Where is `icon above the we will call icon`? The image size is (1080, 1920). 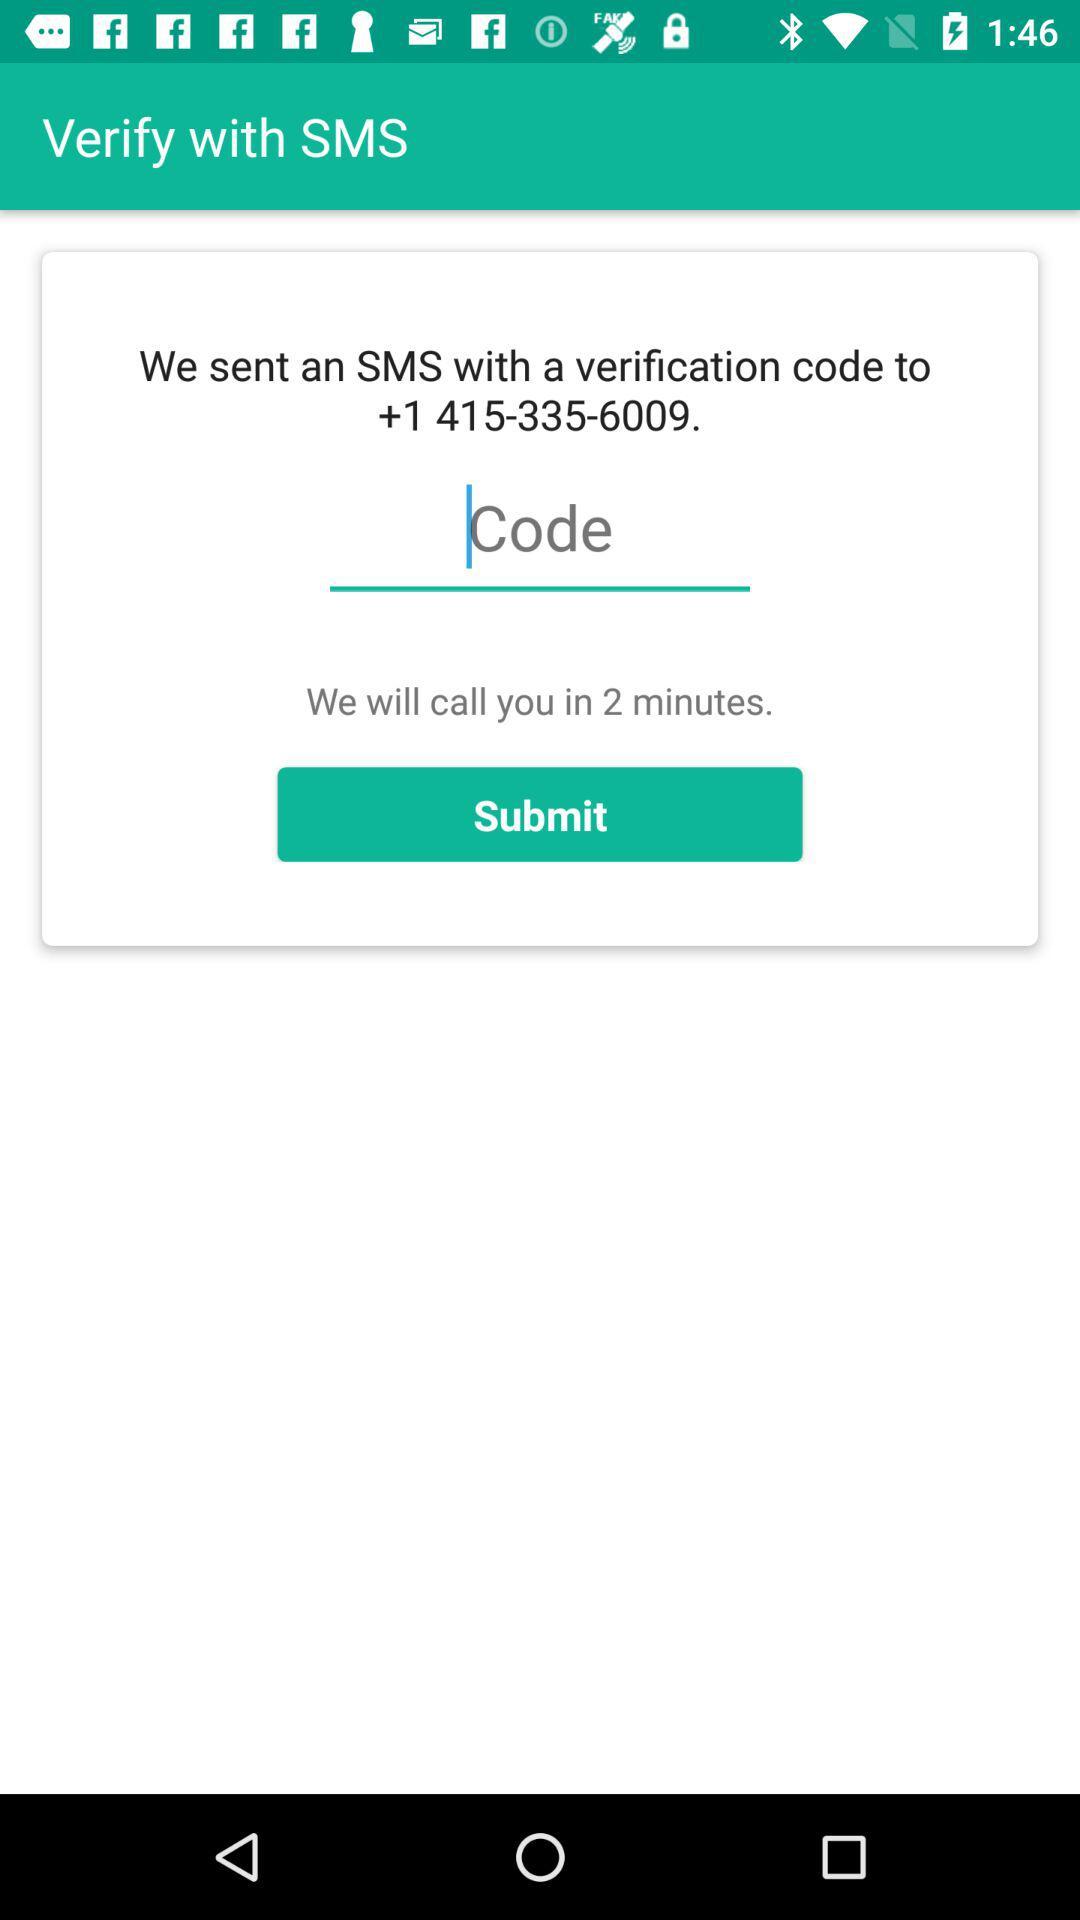 icon above the we will call icon is located at coordinates (540, 538).